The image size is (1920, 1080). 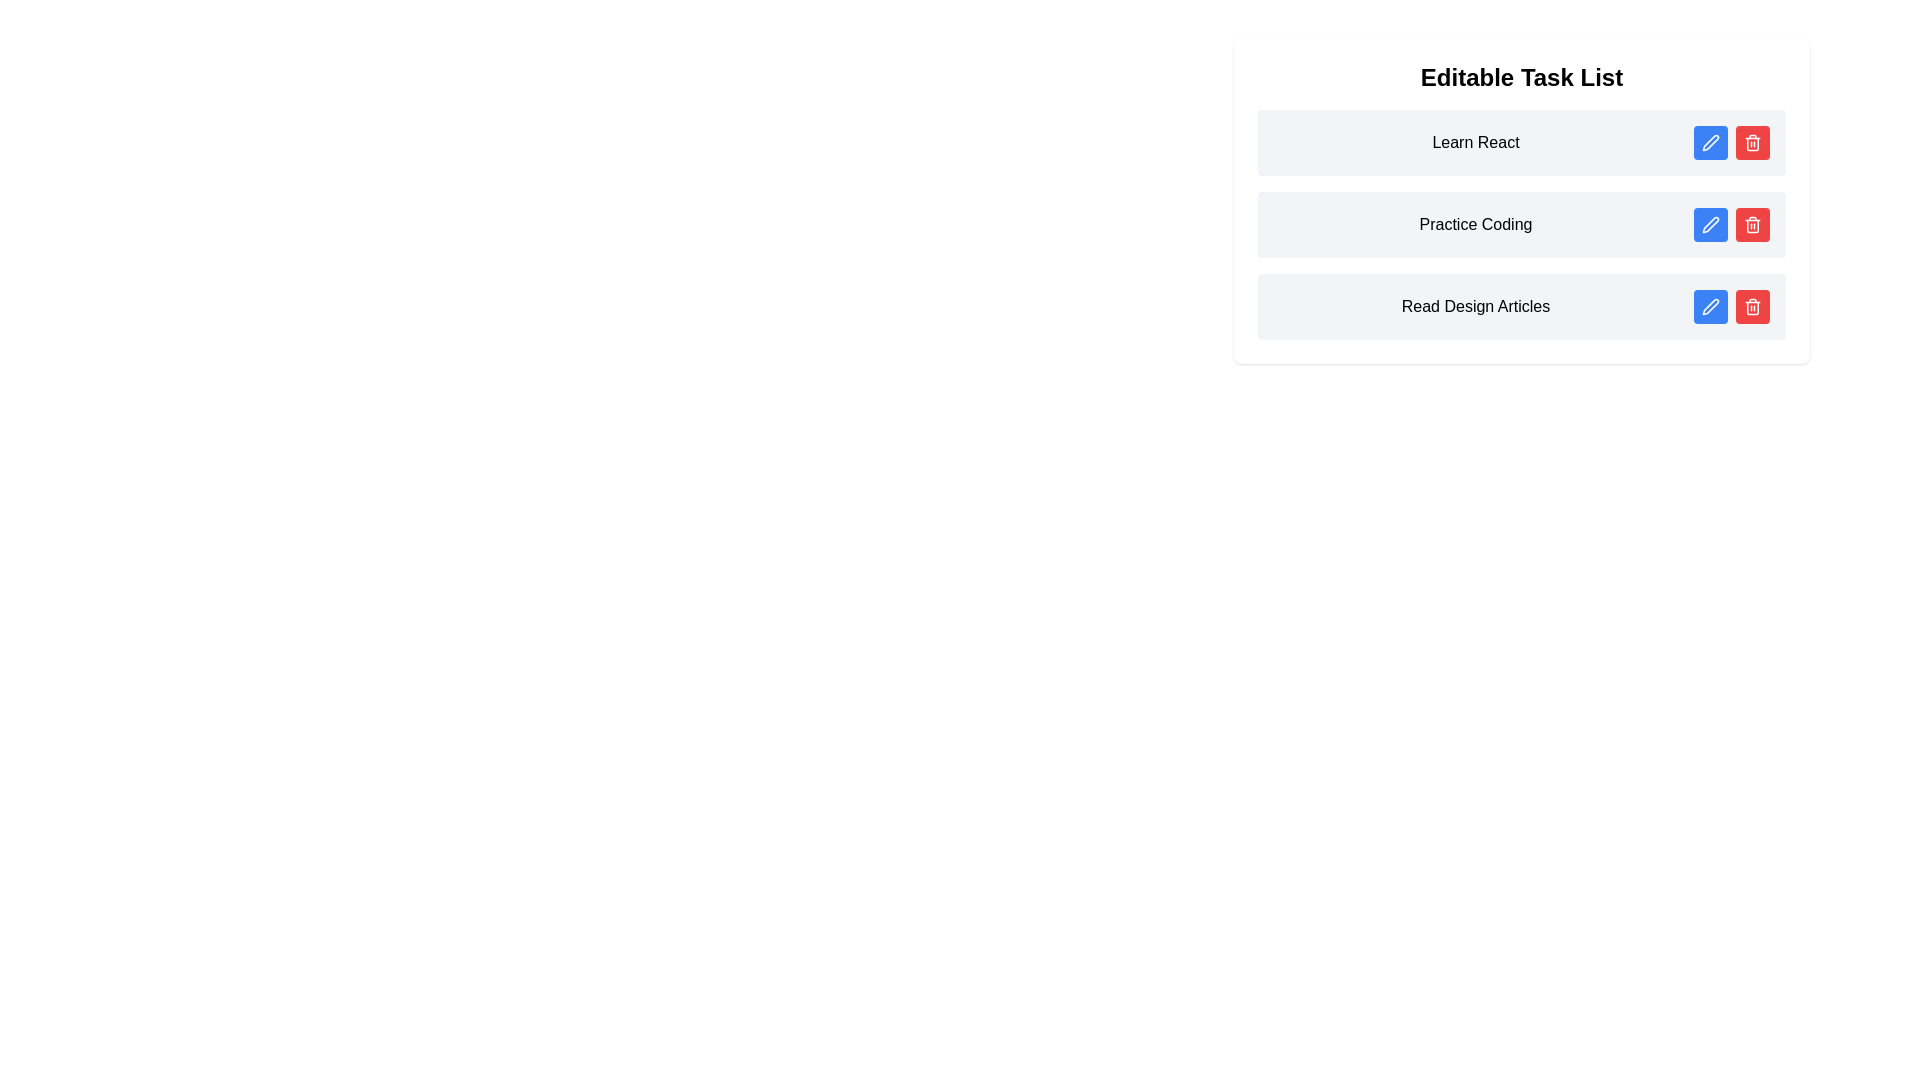 I want to click on the trash icon button located at the far right of the task row, so click(x=1751, y=307).